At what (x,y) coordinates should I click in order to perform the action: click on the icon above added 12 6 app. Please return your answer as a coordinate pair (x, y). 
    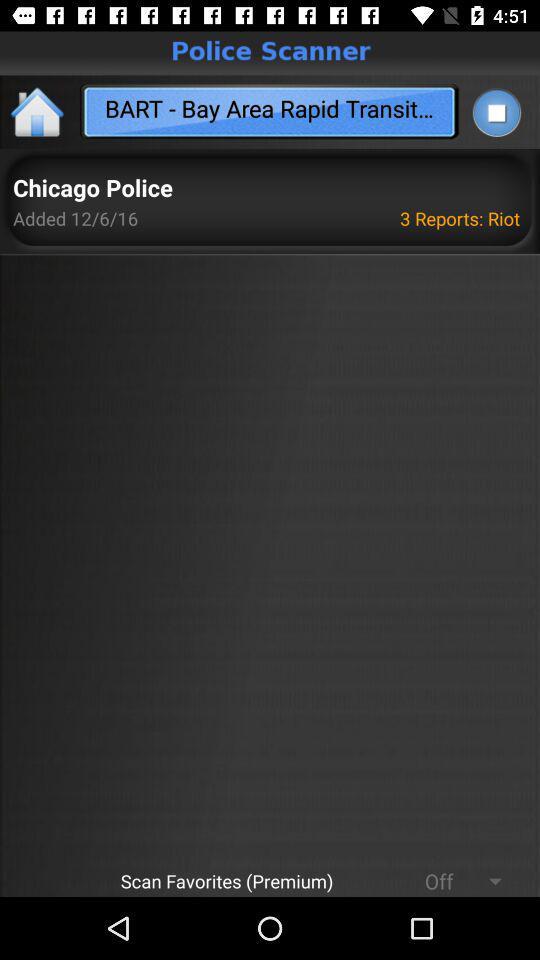
    Looking at the image, I should click on (91, 189).